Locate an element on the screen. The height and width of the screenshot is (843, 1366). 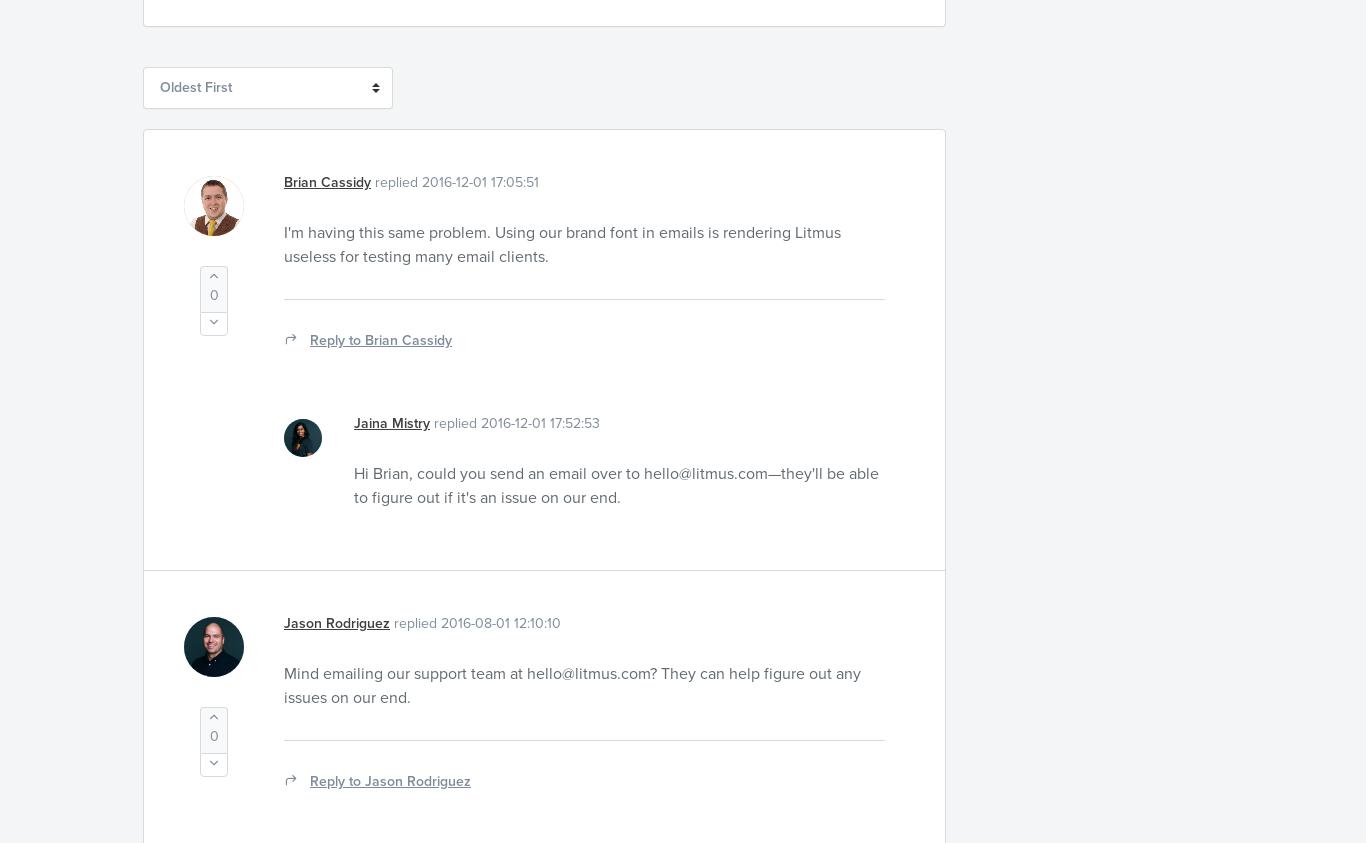
'—they'll be able to figure out if it's an issue on our end.' is located at coordinates (615, 484).